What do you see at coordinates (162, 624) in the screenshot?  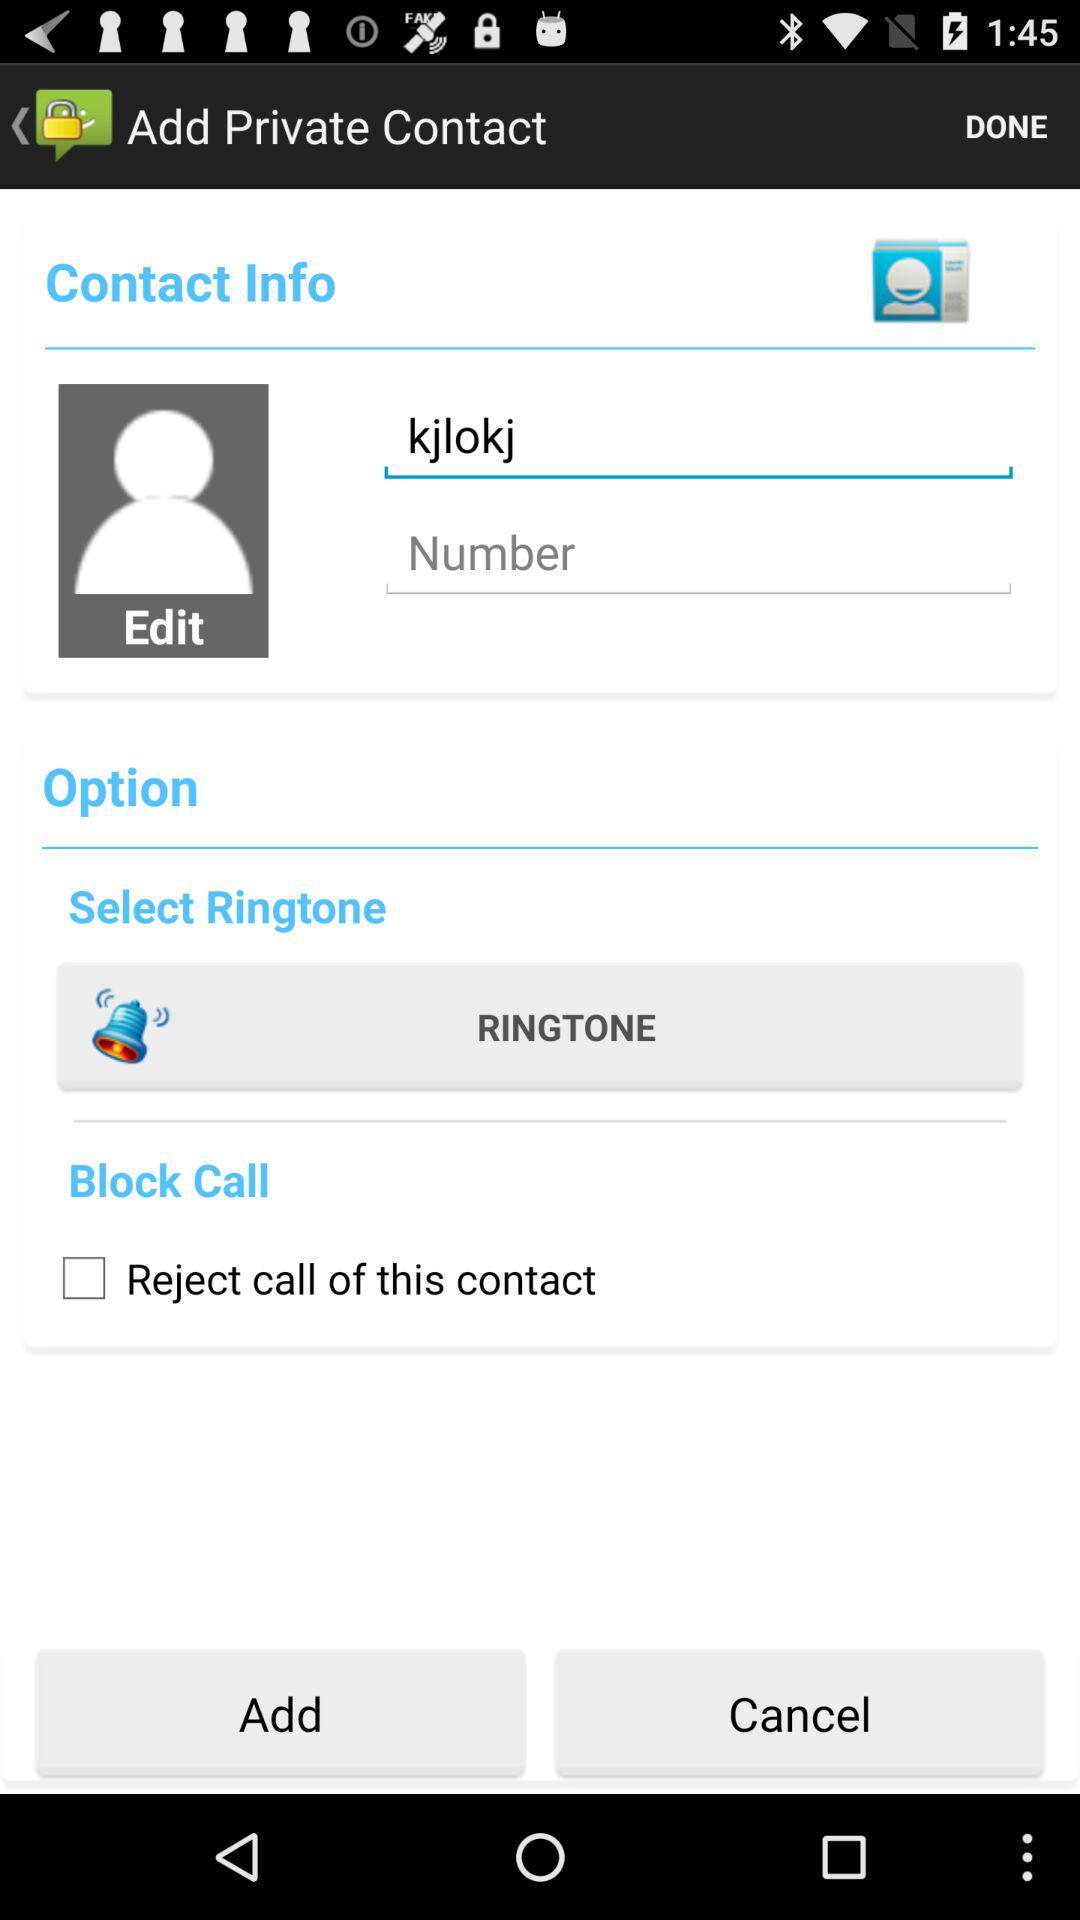 I see `item above option icon` at bounding box center [162, 624].